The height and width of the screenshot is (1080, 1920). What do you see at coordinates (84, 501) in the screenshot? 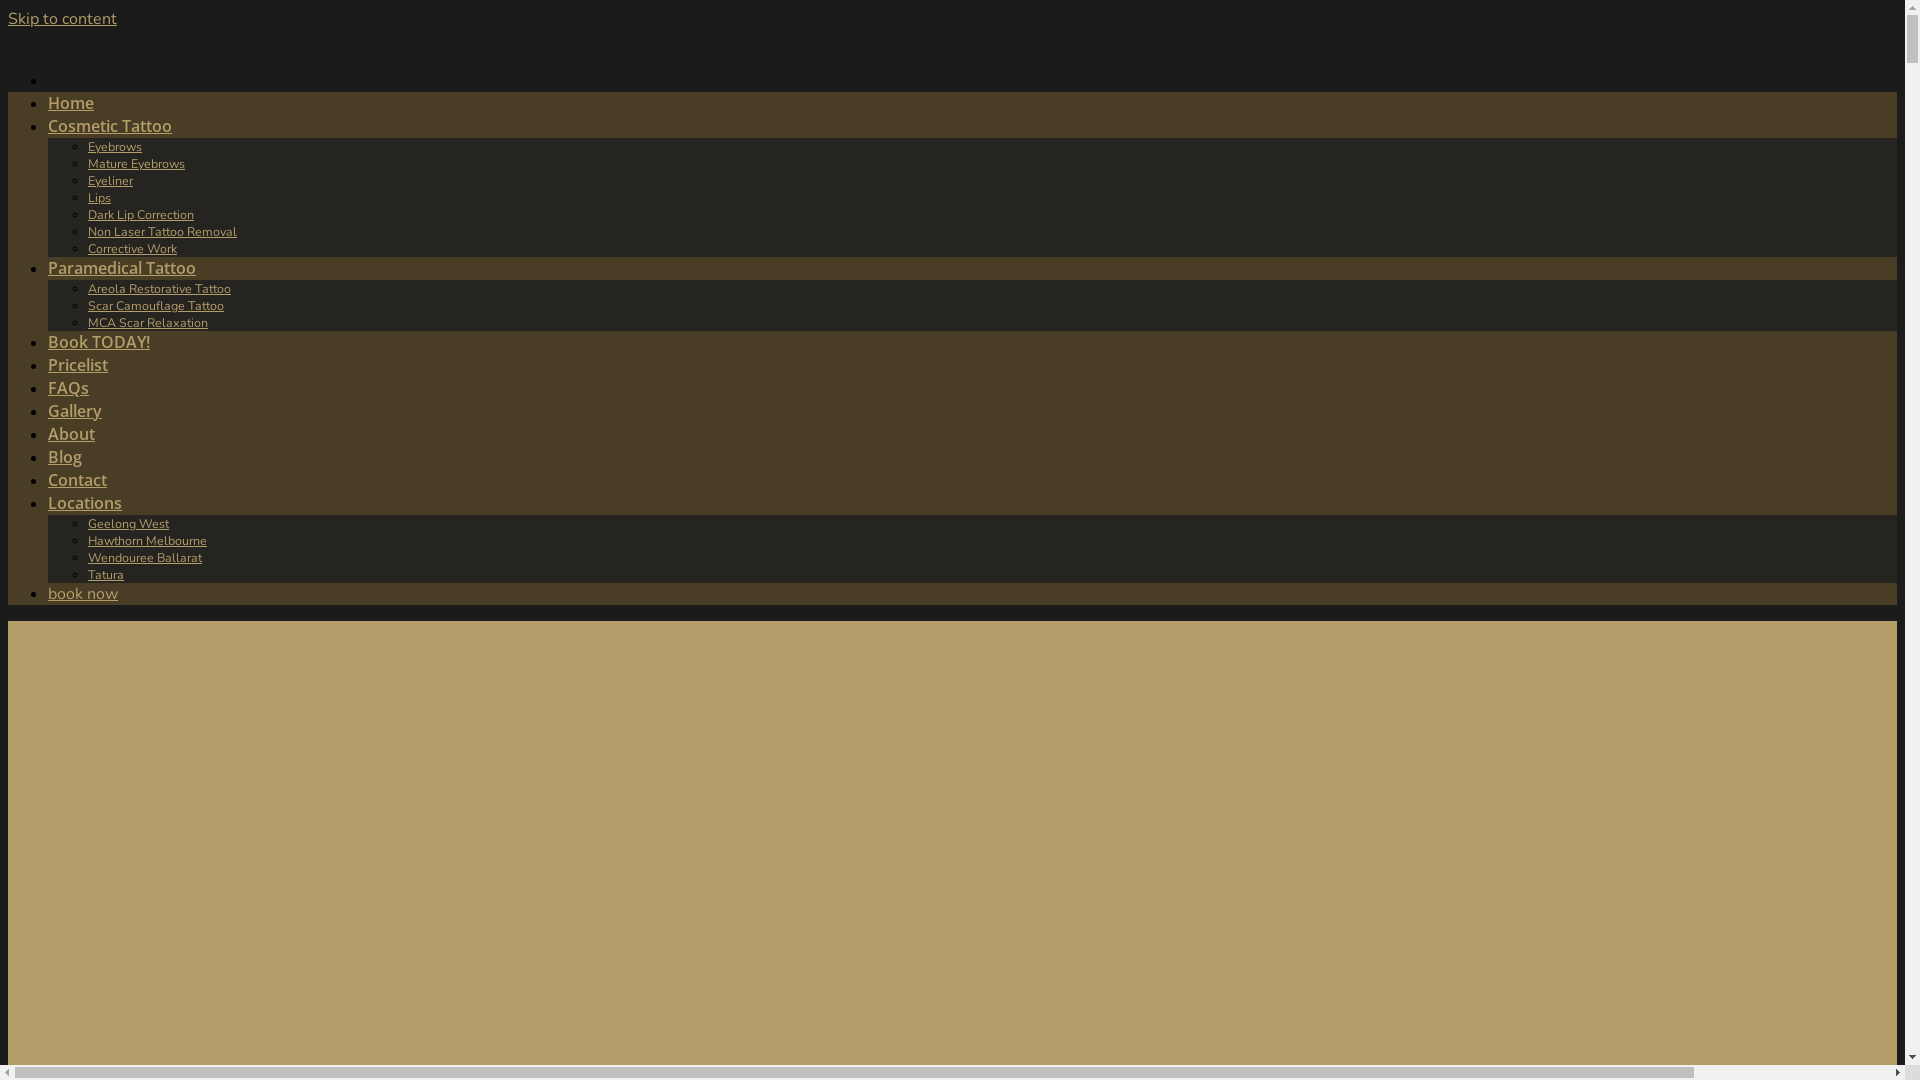
I see `'Locations'` at bounding box center [84, 501].